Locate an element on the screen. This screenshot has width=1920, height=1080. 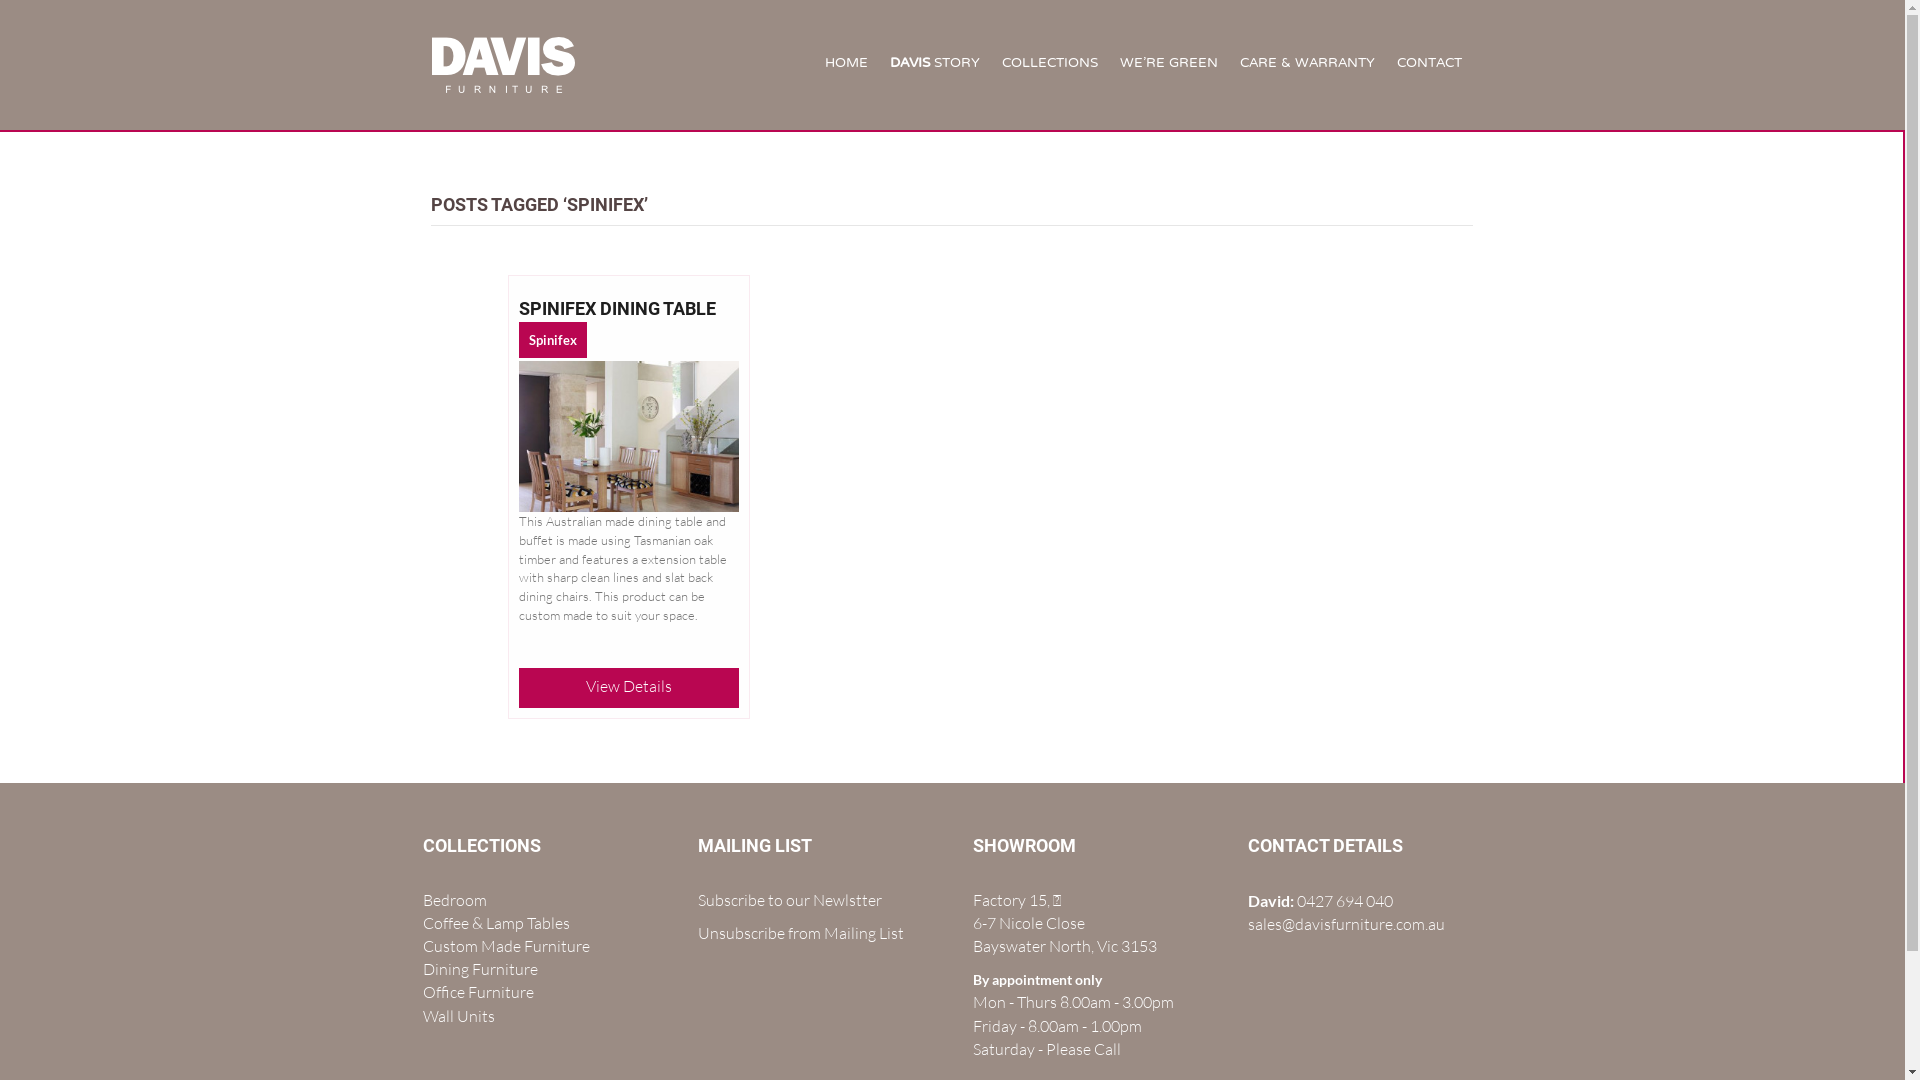
'Dining Furniture' is located at coordinates (478, 967).